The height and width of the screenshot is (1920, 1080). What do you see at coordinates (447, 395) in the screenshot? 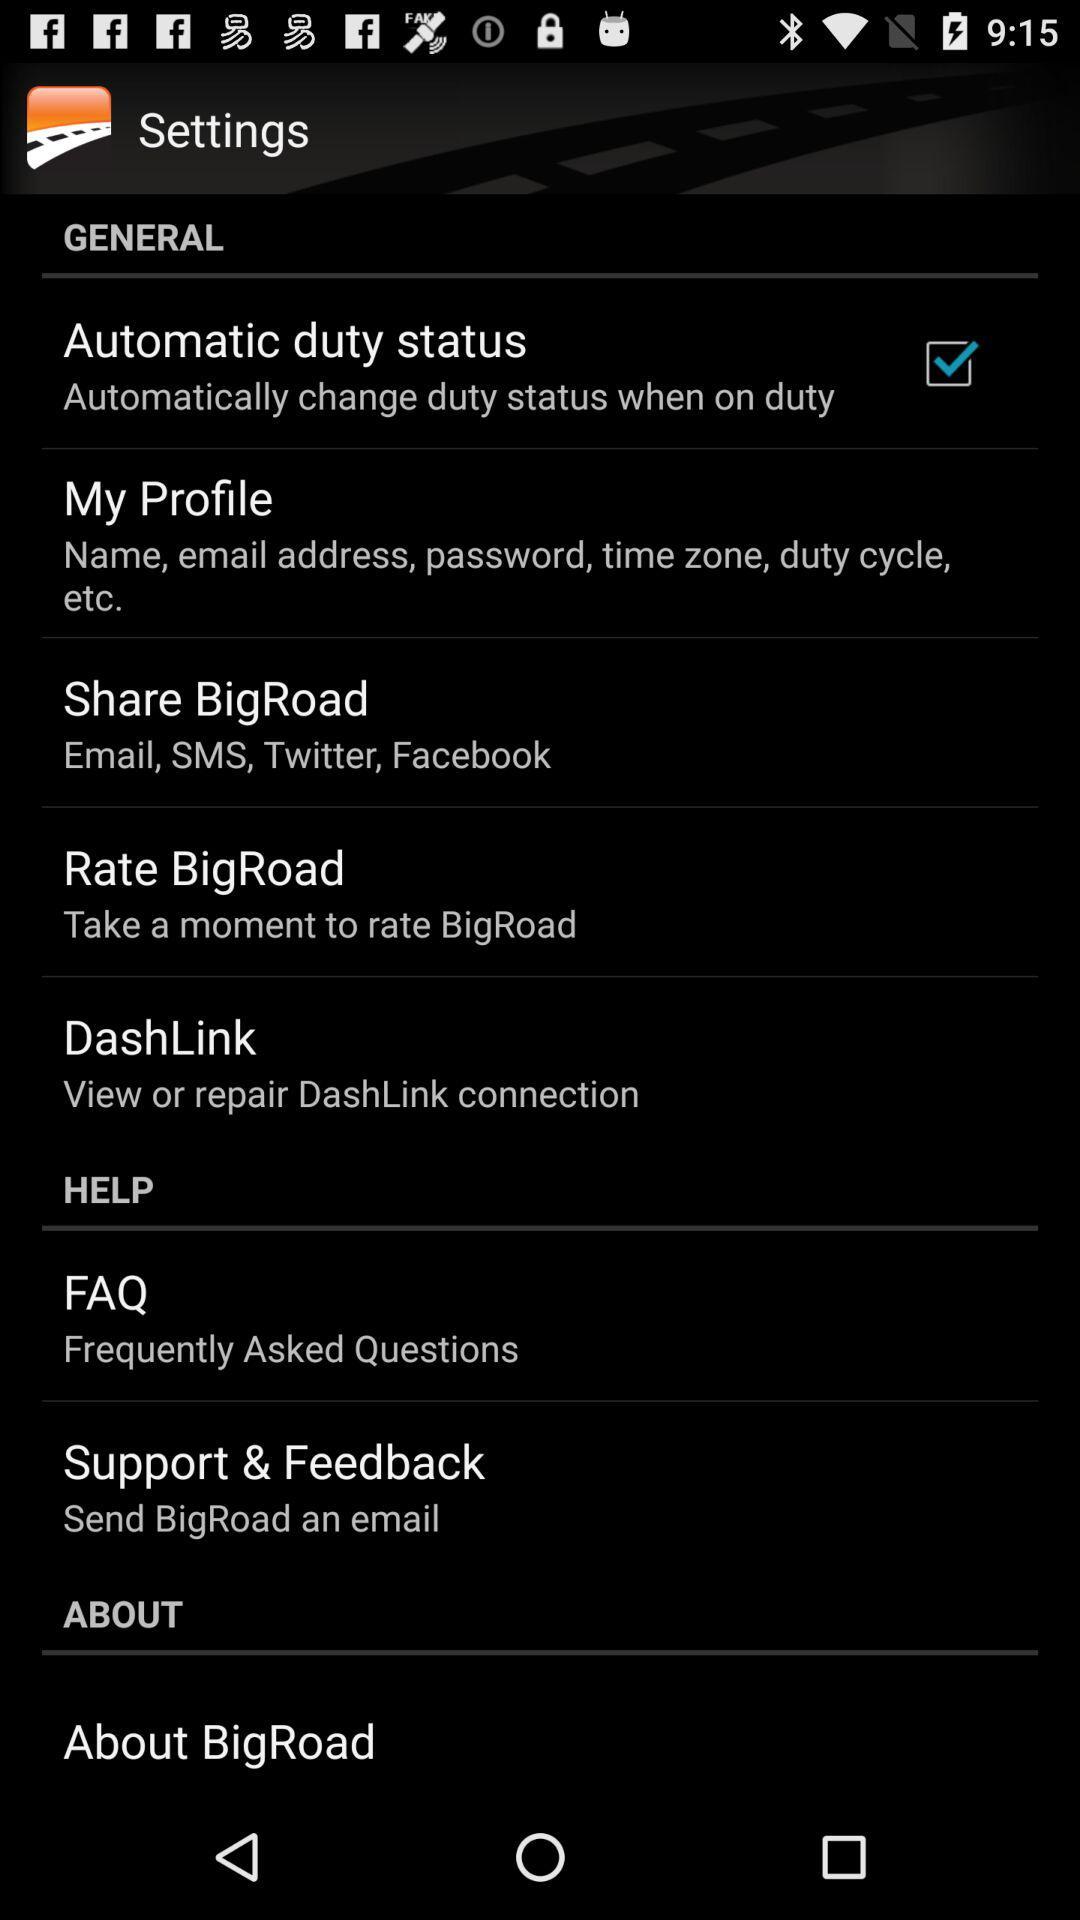
I see `app below the automatic duty status item` at bounding box center [447, 395].